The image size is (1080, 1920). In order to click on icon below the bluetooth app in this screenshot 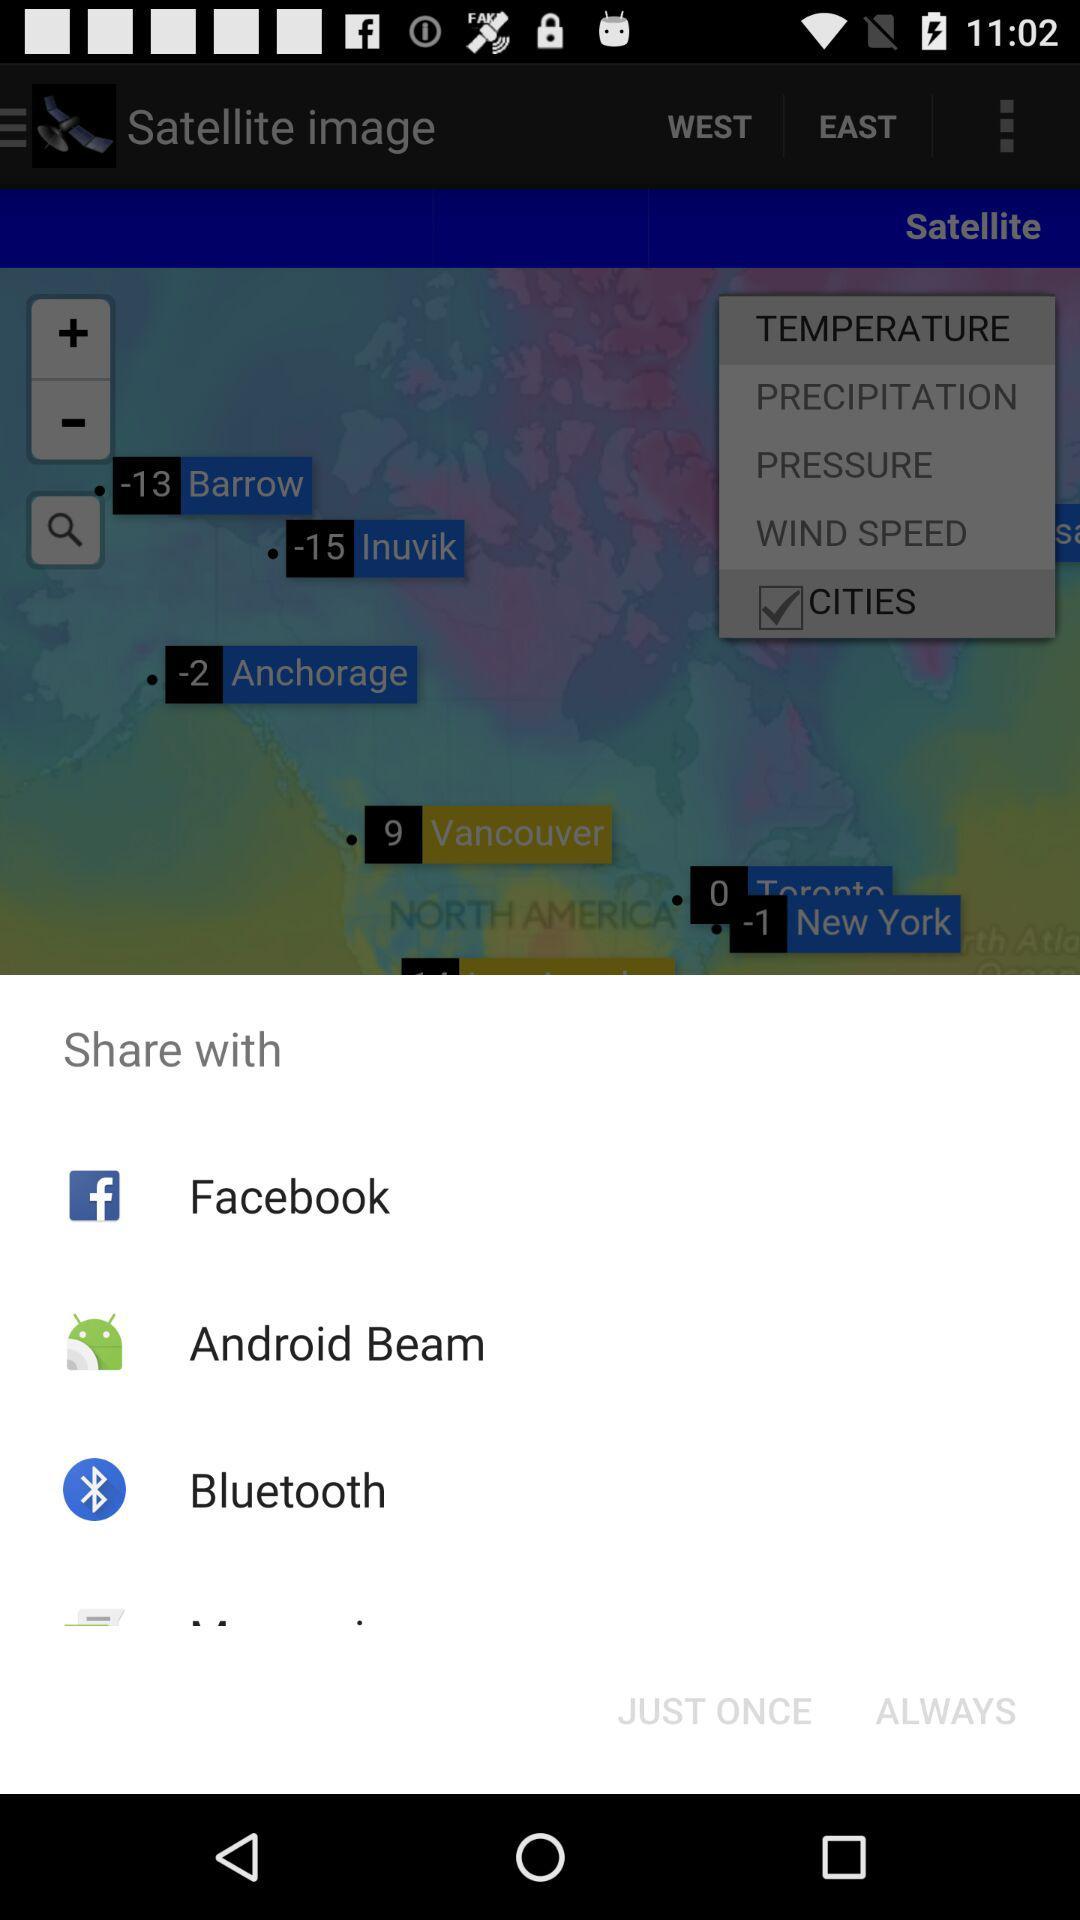, I will do `click(303, 1636)`.